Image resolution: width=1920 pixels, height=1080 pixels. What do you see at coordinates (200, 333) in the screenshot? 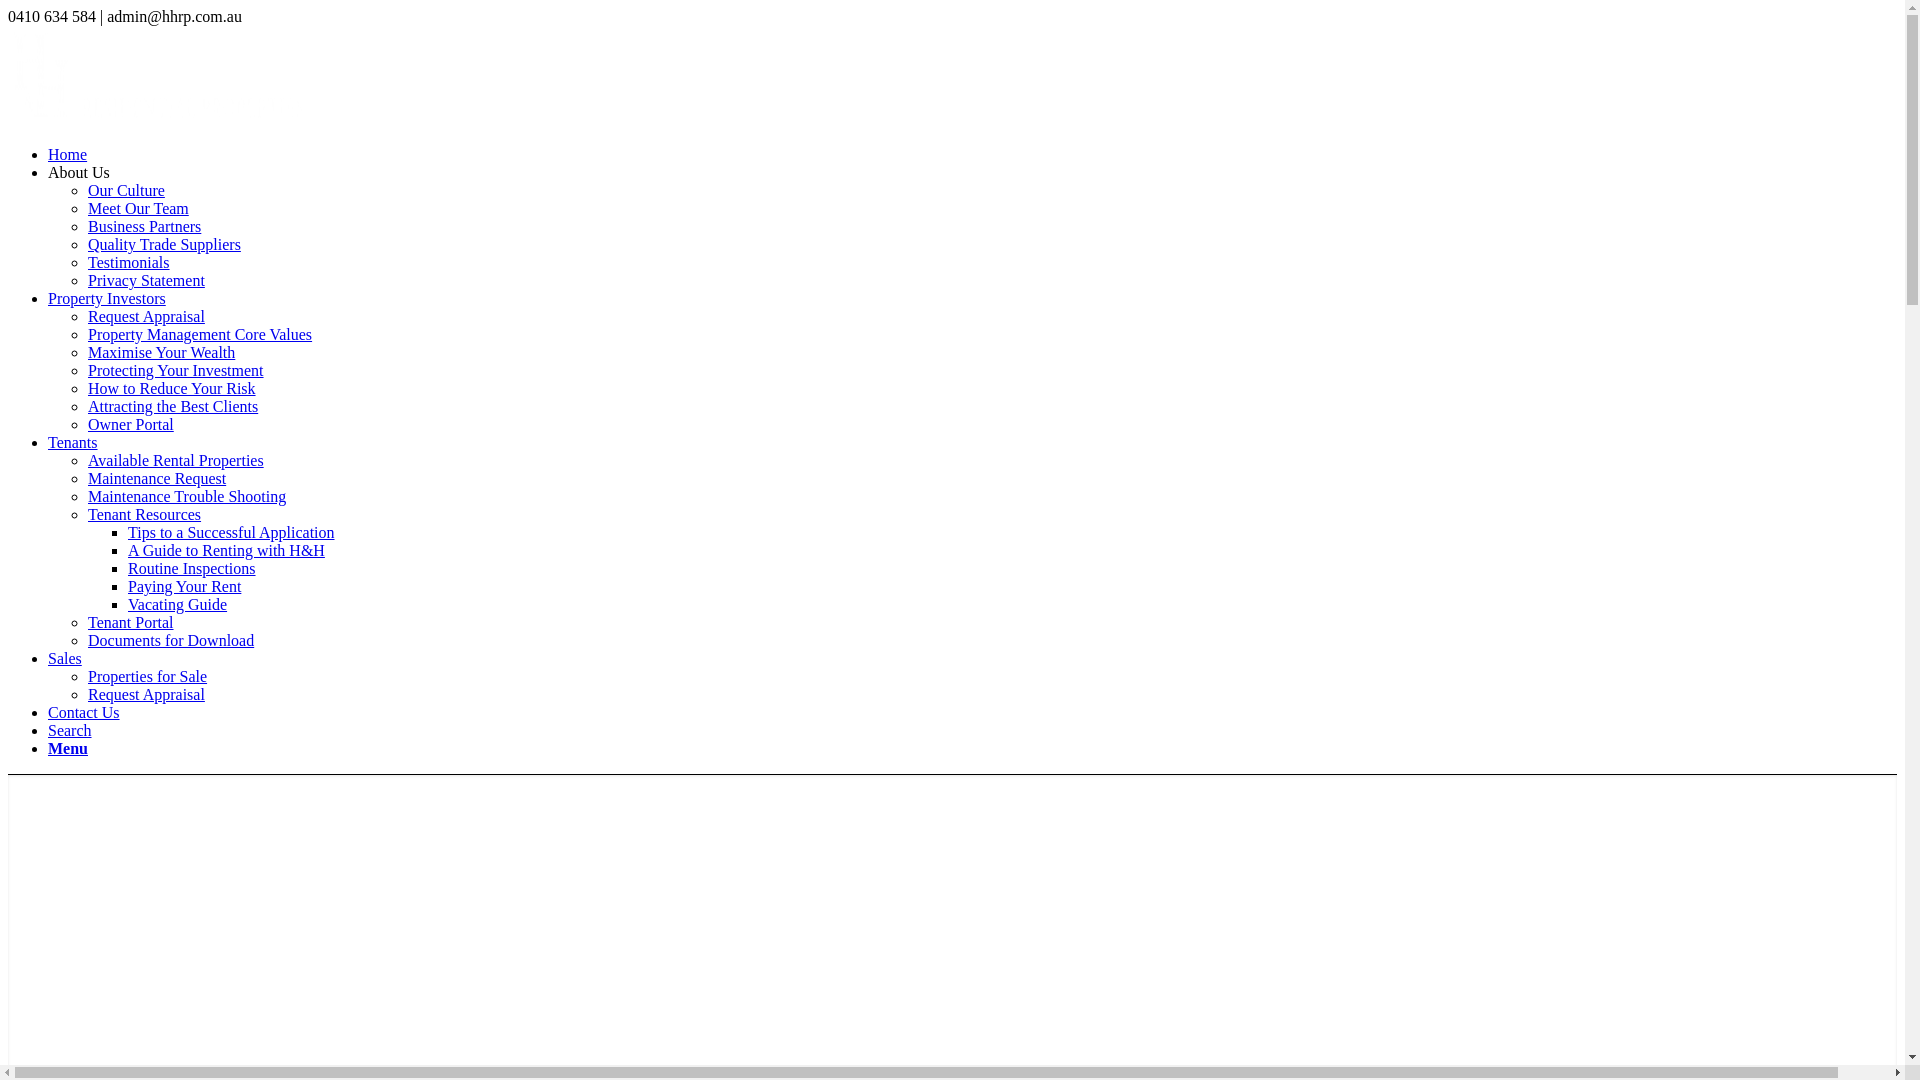
I see `'Property Management Core Values'` at bounding box center [200, 333].